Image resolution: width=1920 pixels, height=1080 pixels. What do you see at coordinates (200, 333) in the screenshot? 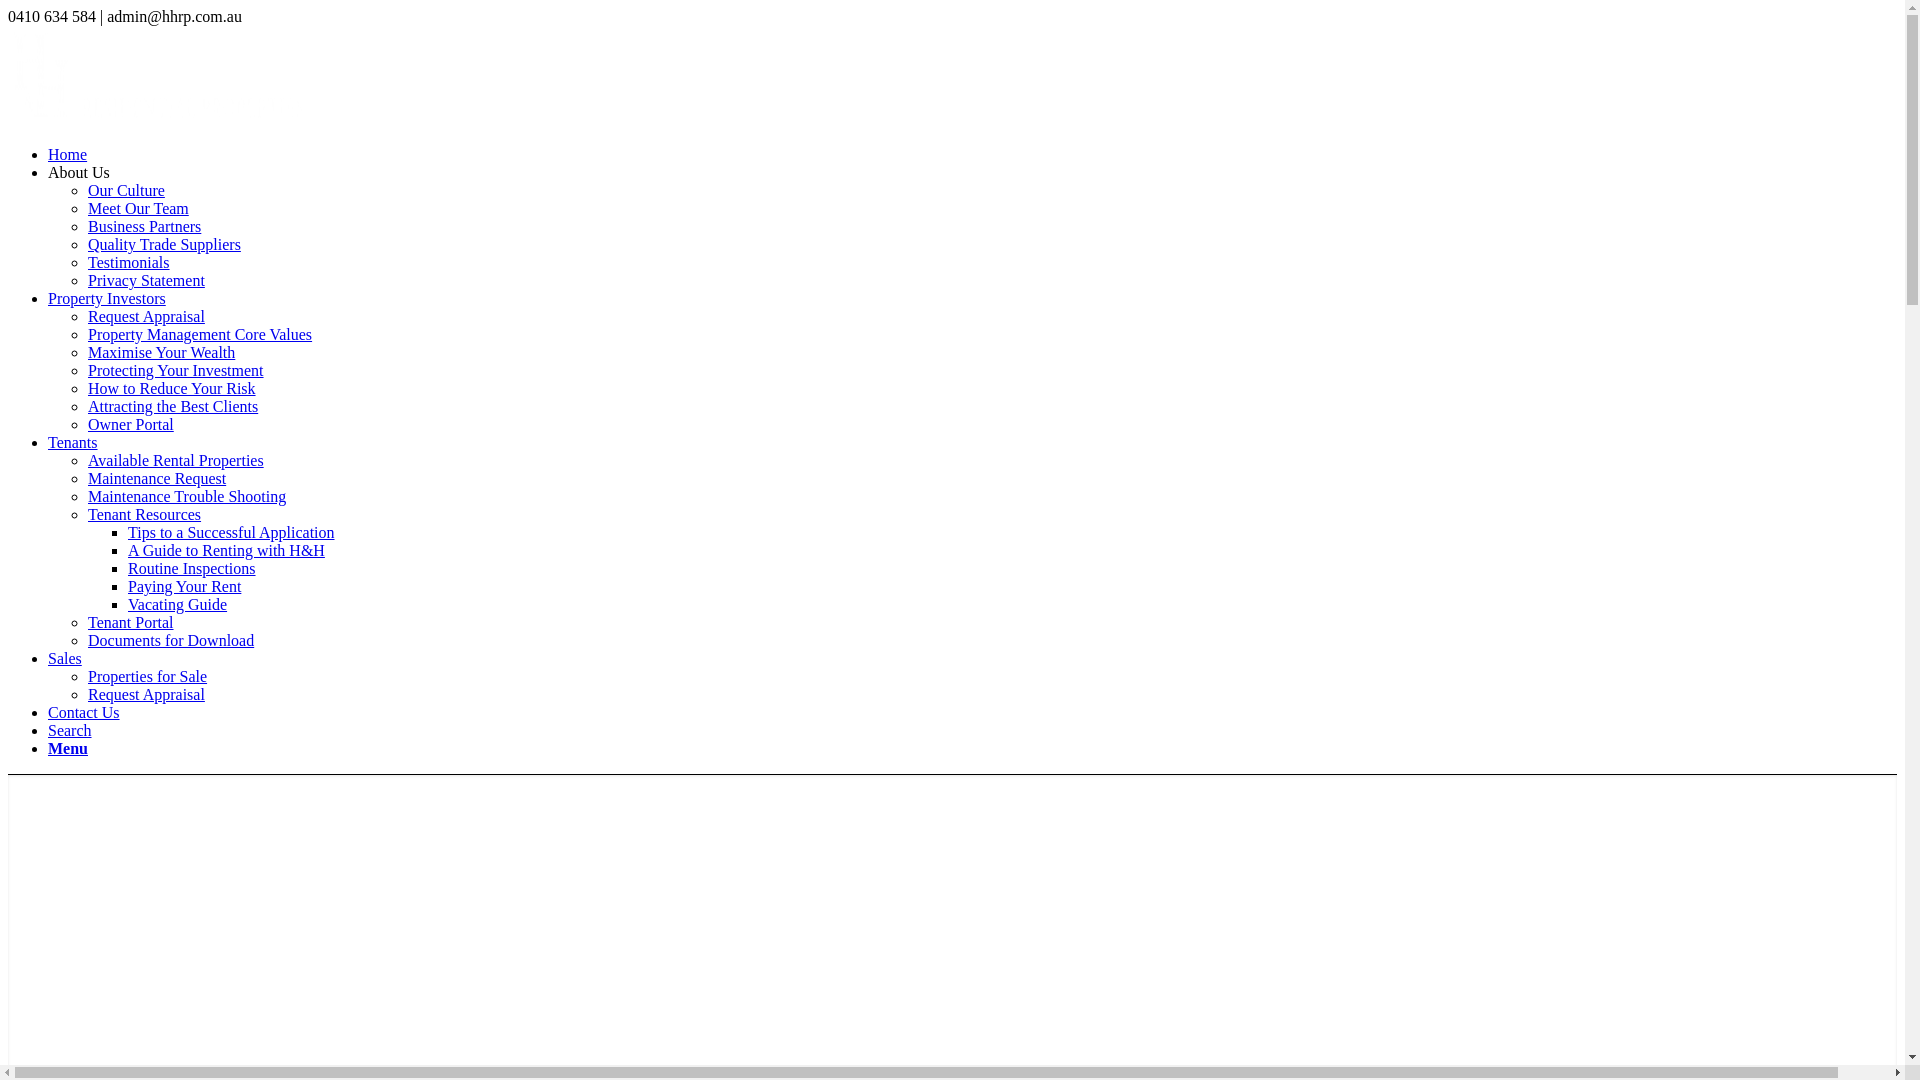
I see `'Property Management Core Values'` at bounding box center [200, 333].